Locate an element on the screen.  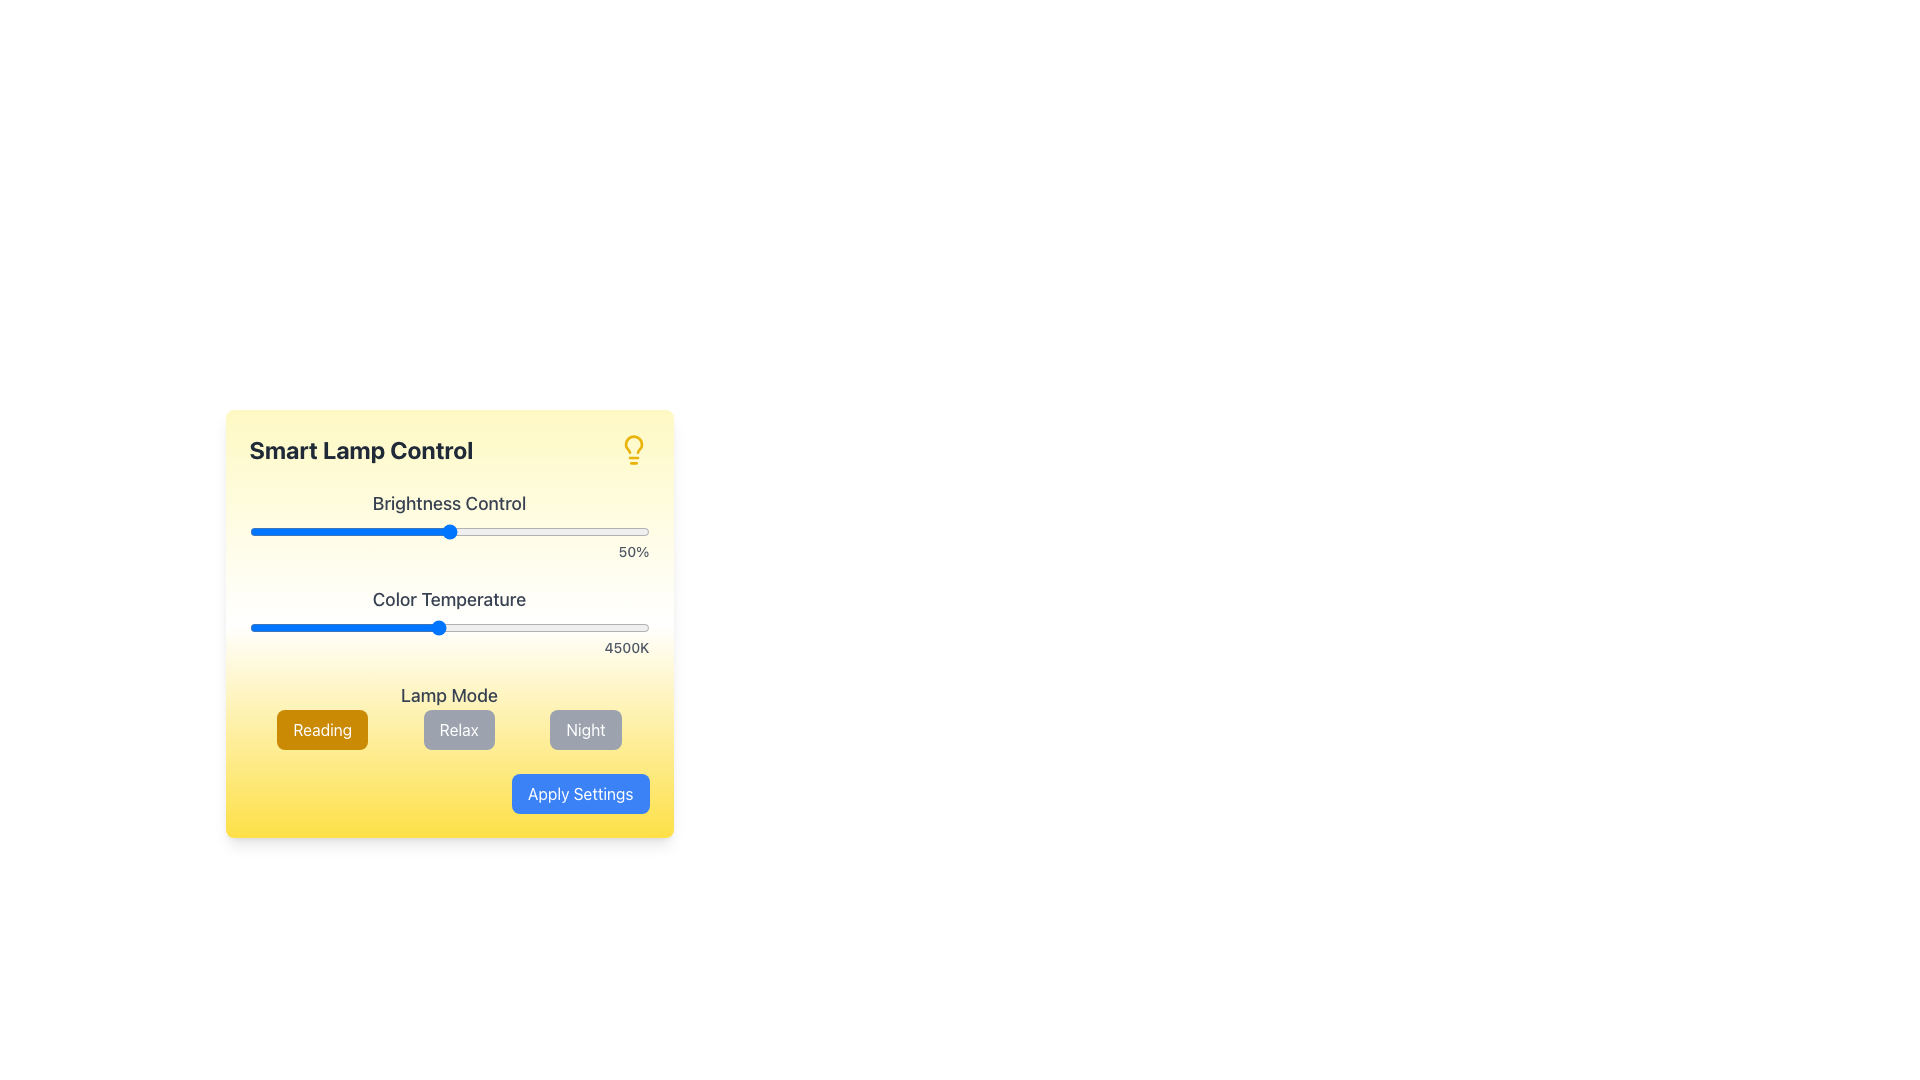
the 'Apply Settings' button, which has rounded corners, a blue background, and white text, located at the bottom-right corner of the 'Smart Lamp Control' card is located at coordinates (579, 793).